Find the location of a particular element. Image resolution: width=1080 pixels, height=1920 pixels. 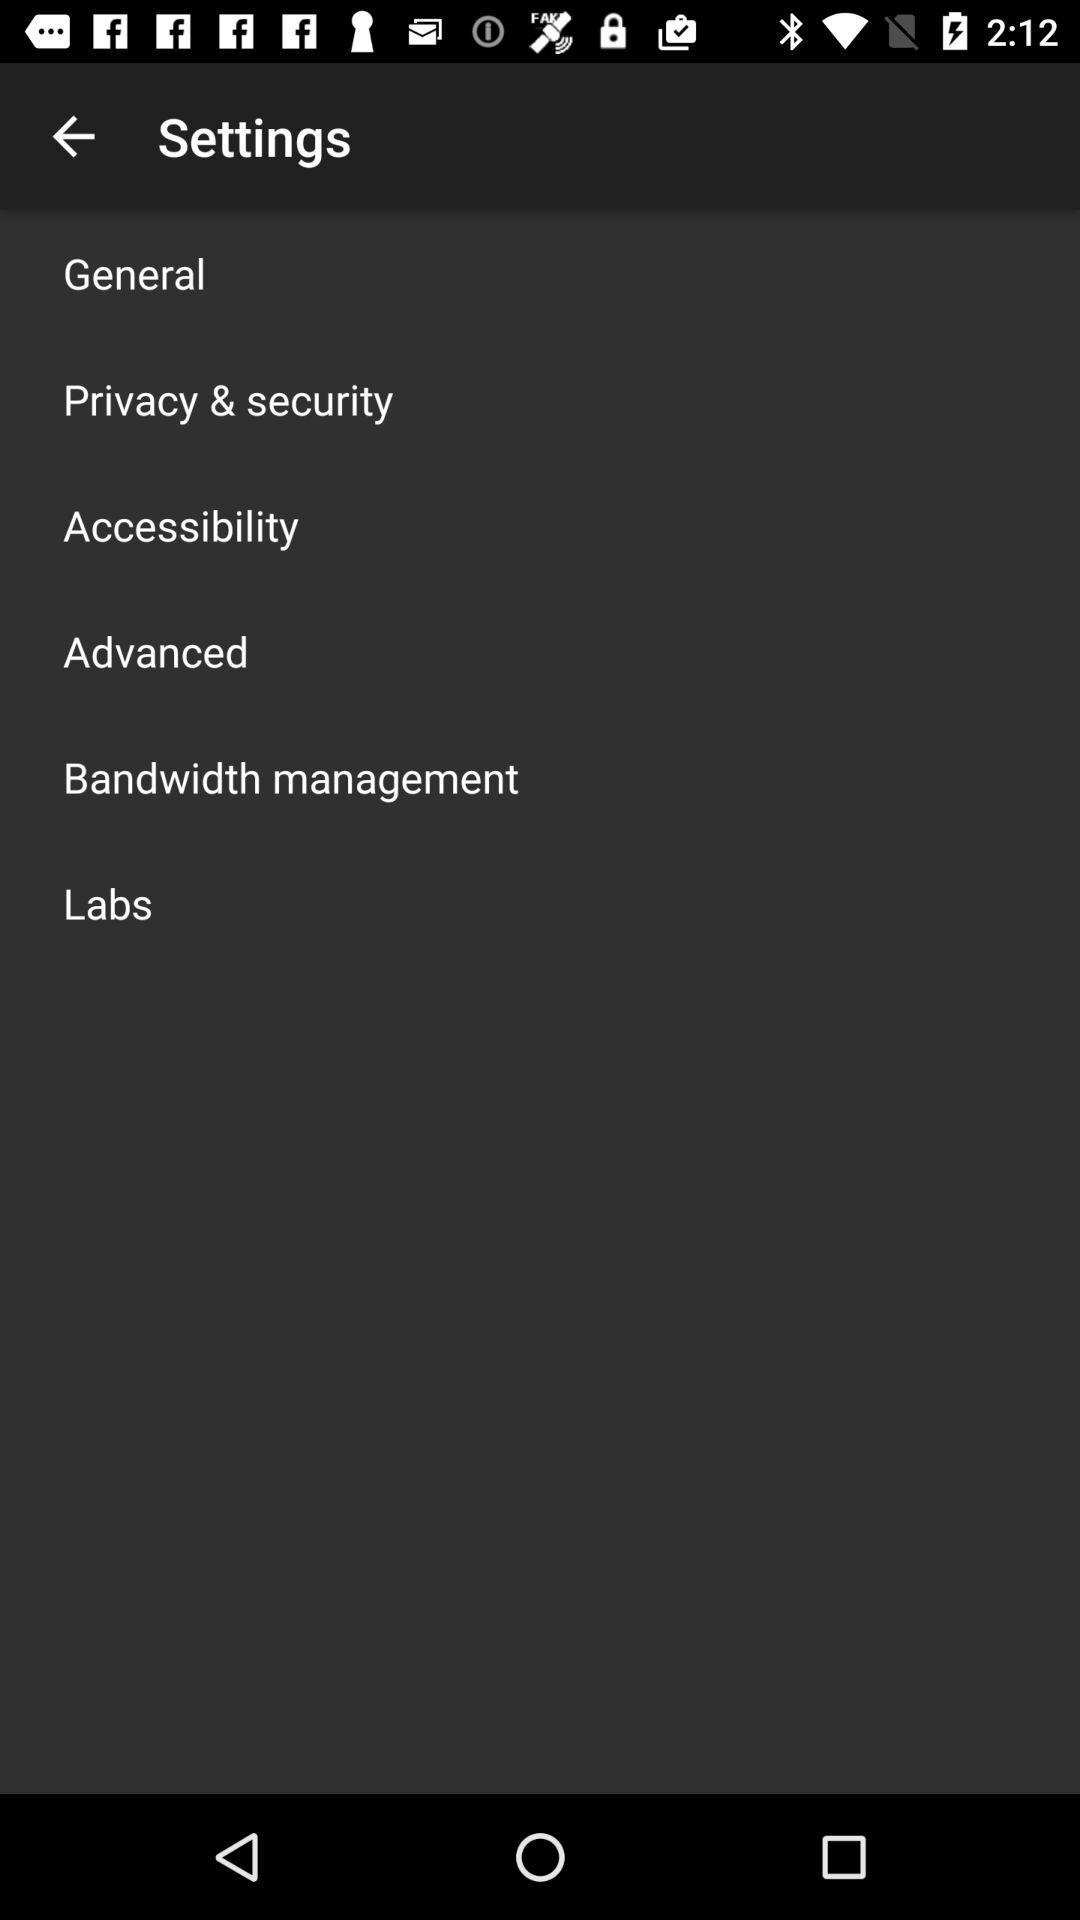

the bandwidth management item is located at coordinates (290, 776).